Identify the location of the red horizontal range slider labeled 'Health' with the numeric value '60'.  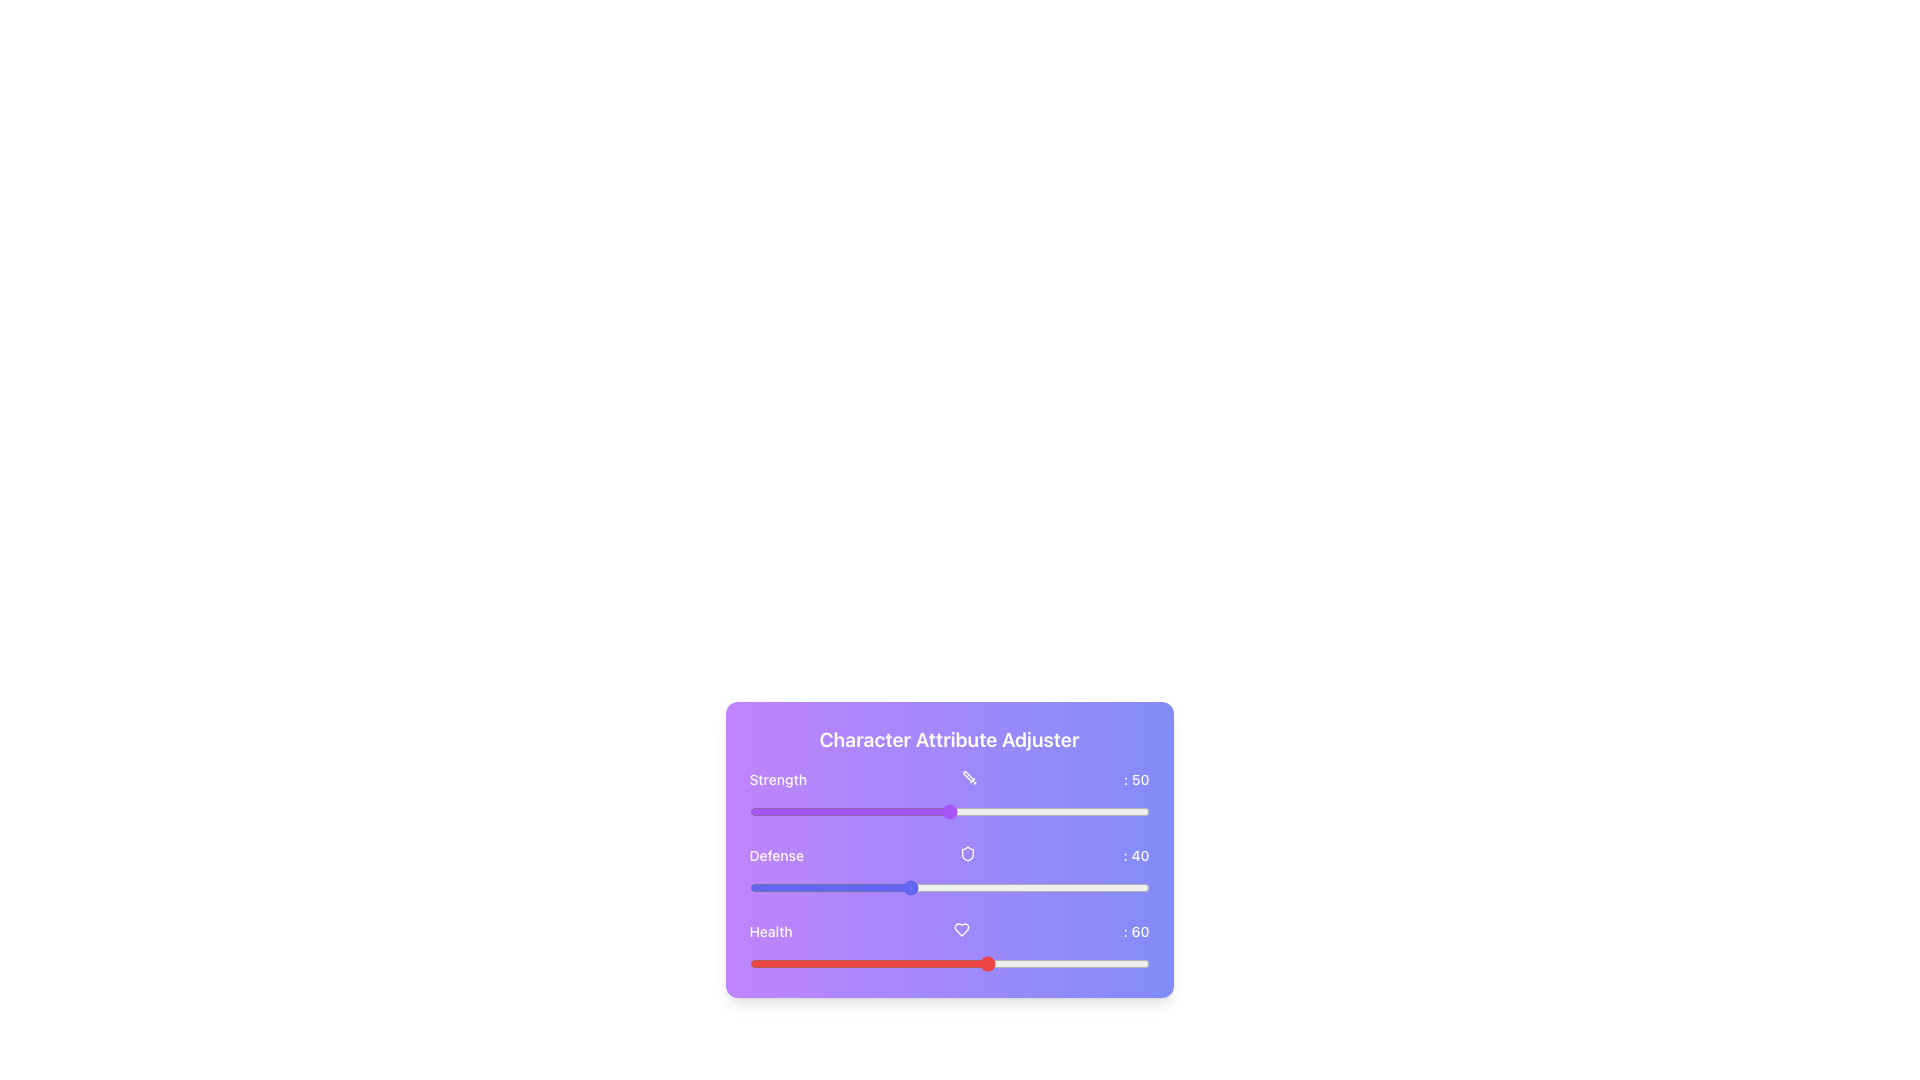
(948, 947).